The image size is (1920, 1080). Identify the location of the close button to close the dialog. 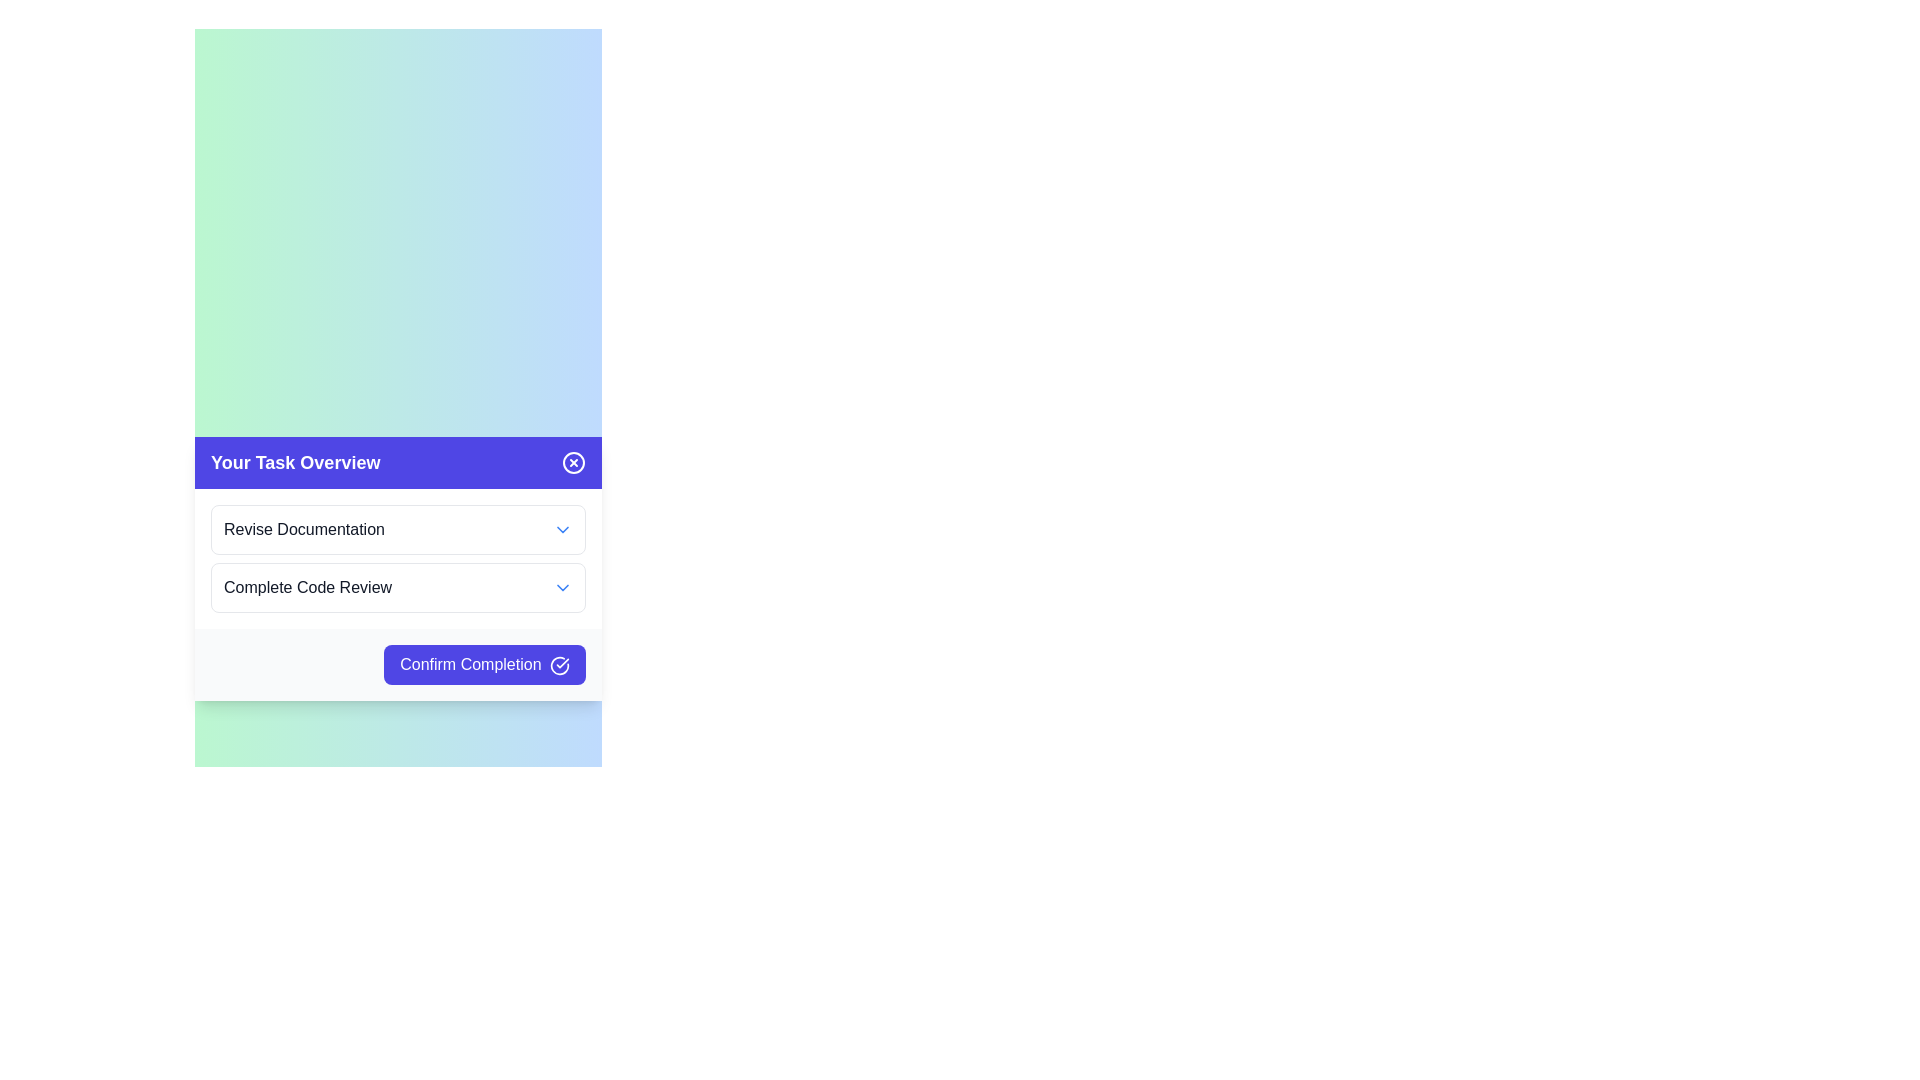
(573, 462).